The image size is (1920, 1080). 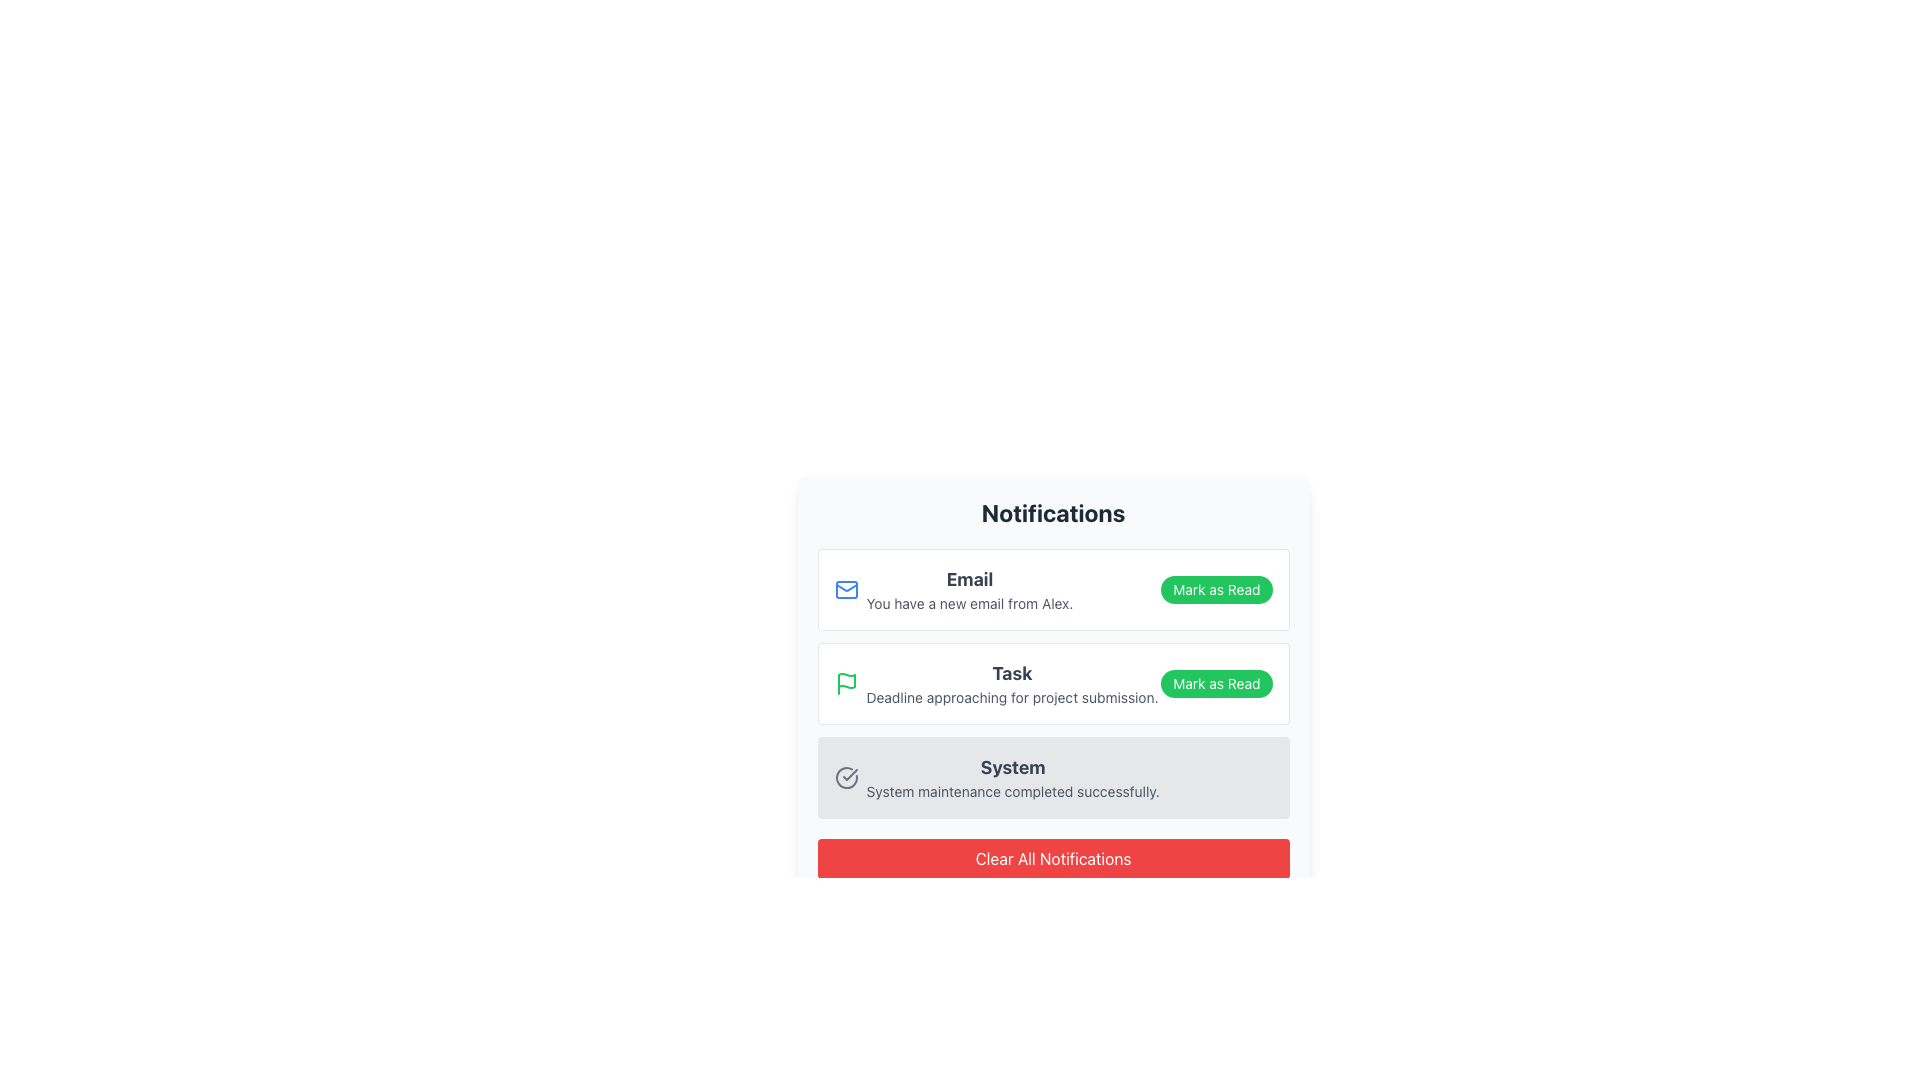 What do you see at coordinates (1052, 682) in the screenshot?
I see `information displayed in the second notification card labeled 'Task' which indicates 'Deadline approaching for project submission.'` at bounding box center [1052, 682].